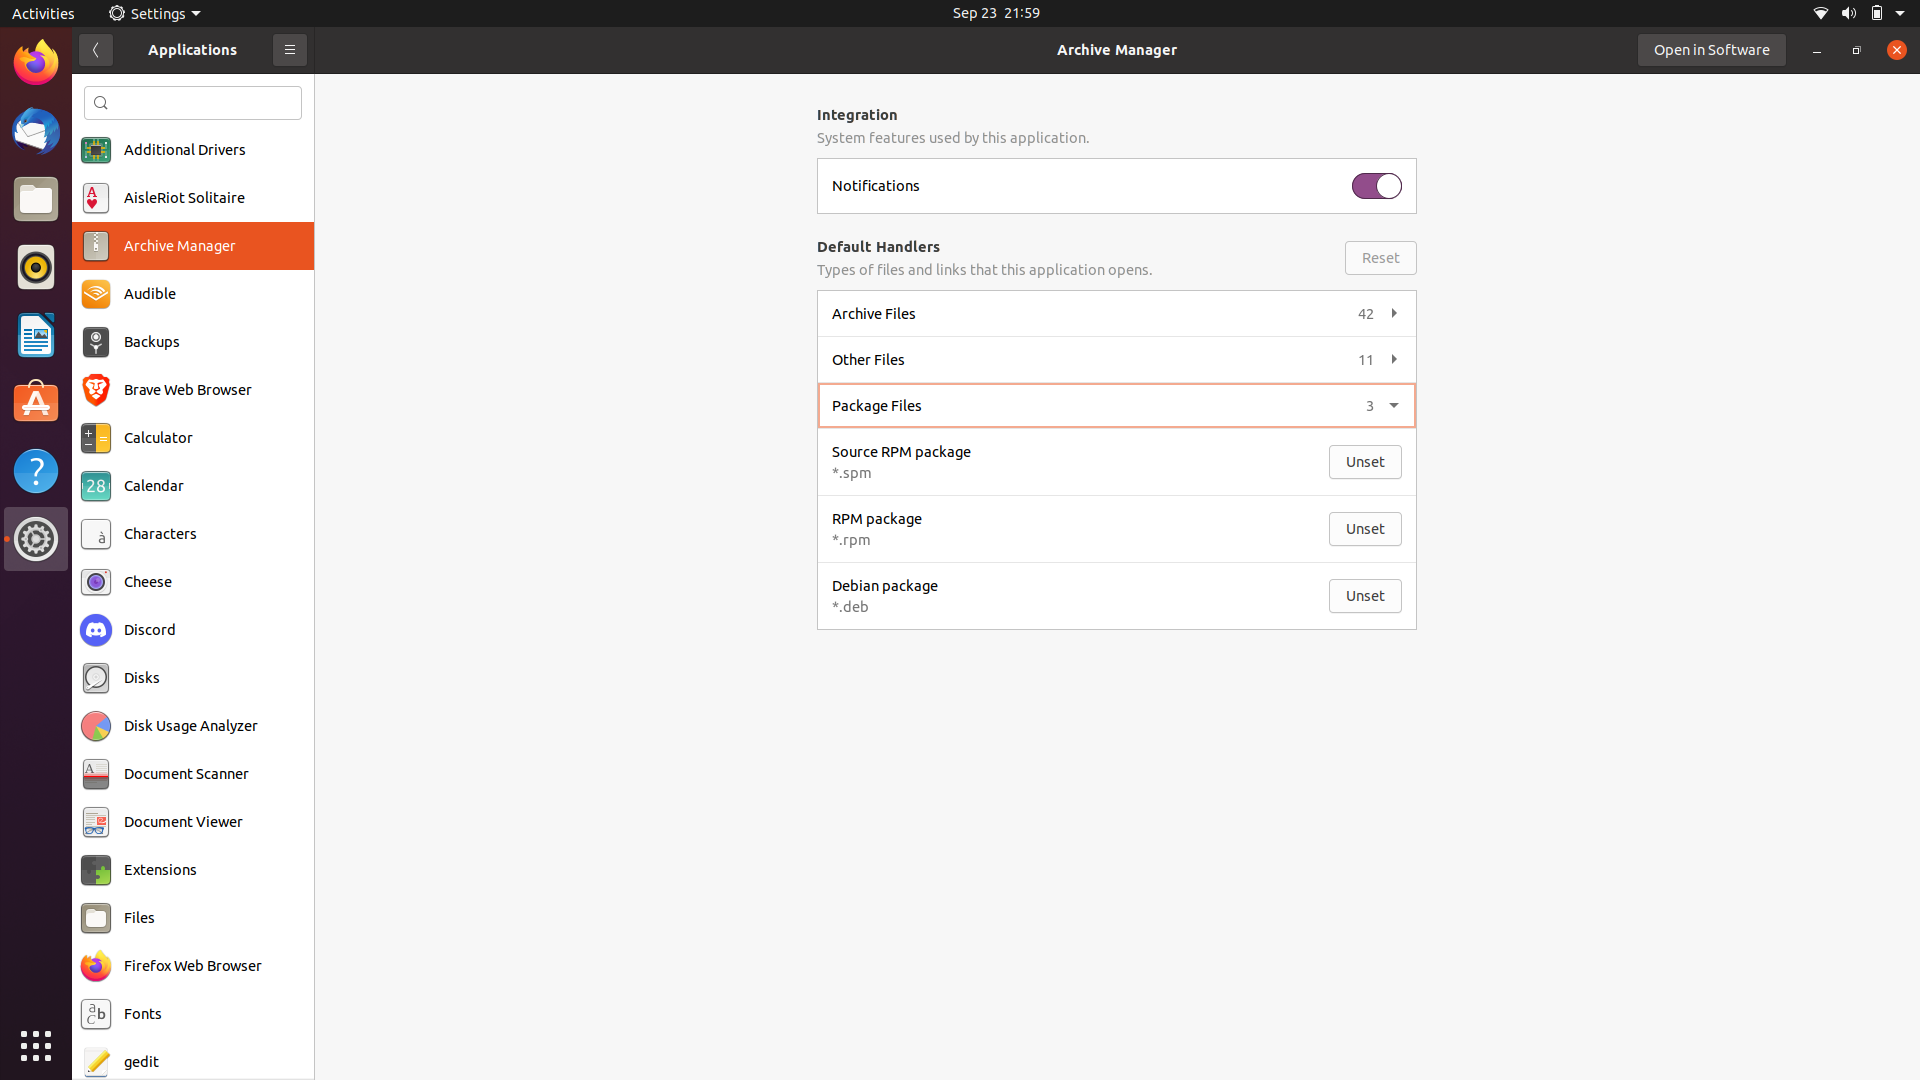  I want to click on Activate package files, so click(1112, 404).